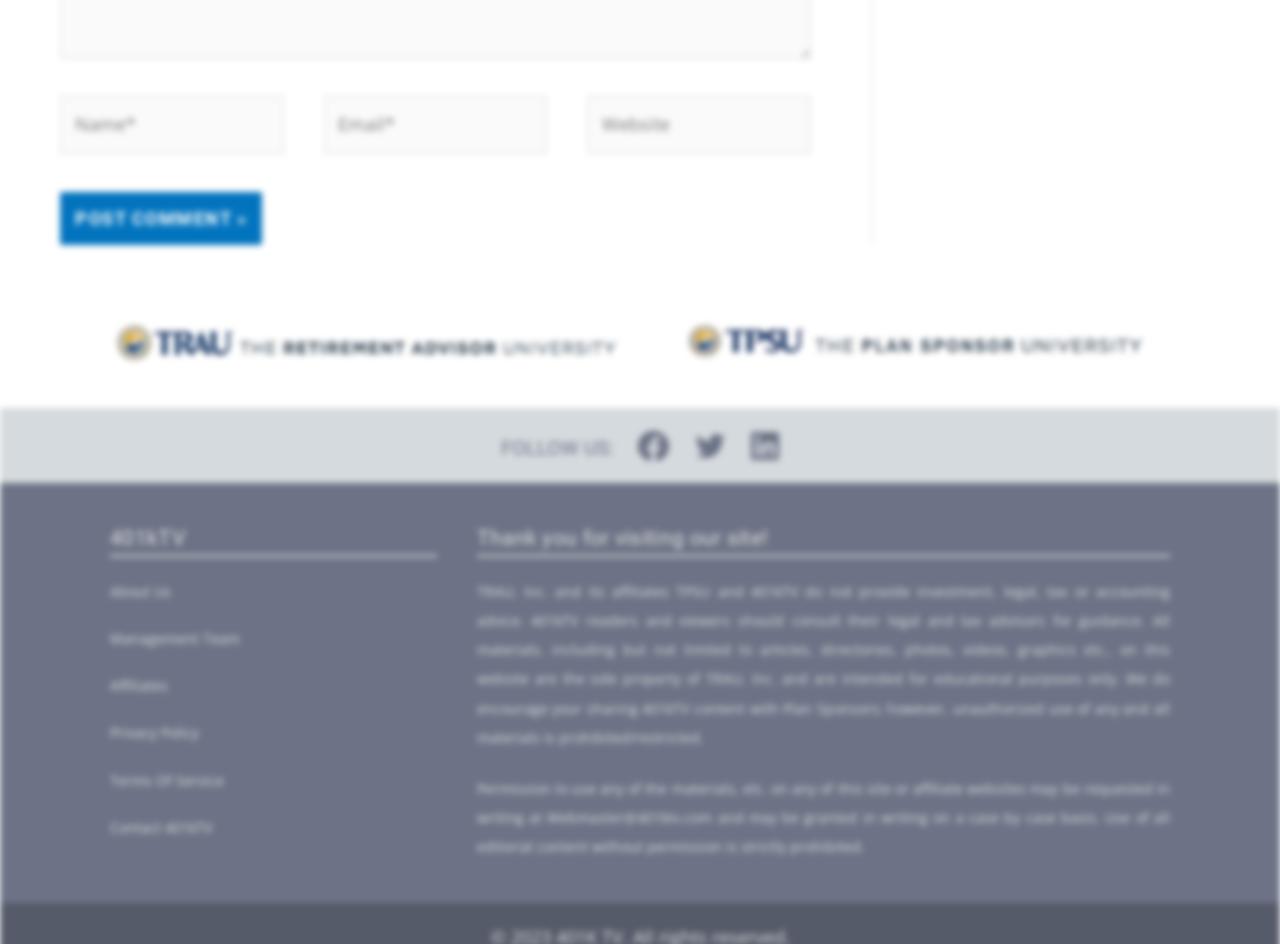  I want to click on 'Terms Of Service', so click(167, 778).